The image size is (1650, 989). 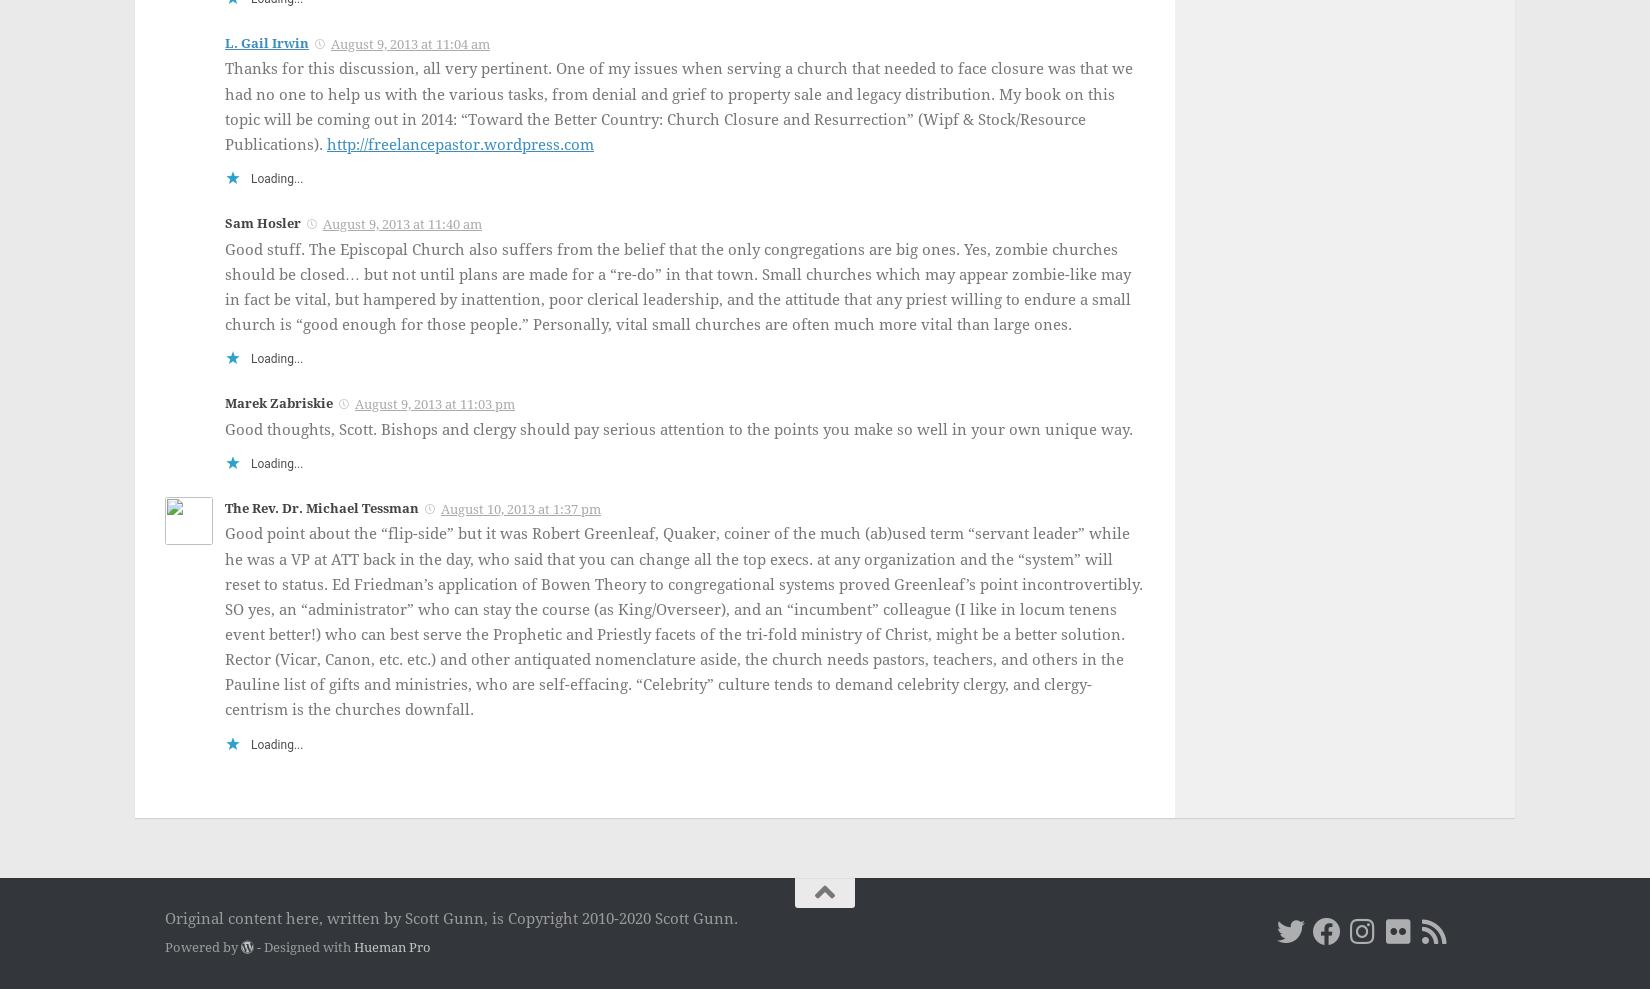 I want to click on 'Sam Hosler', so click(x=263, y=221).